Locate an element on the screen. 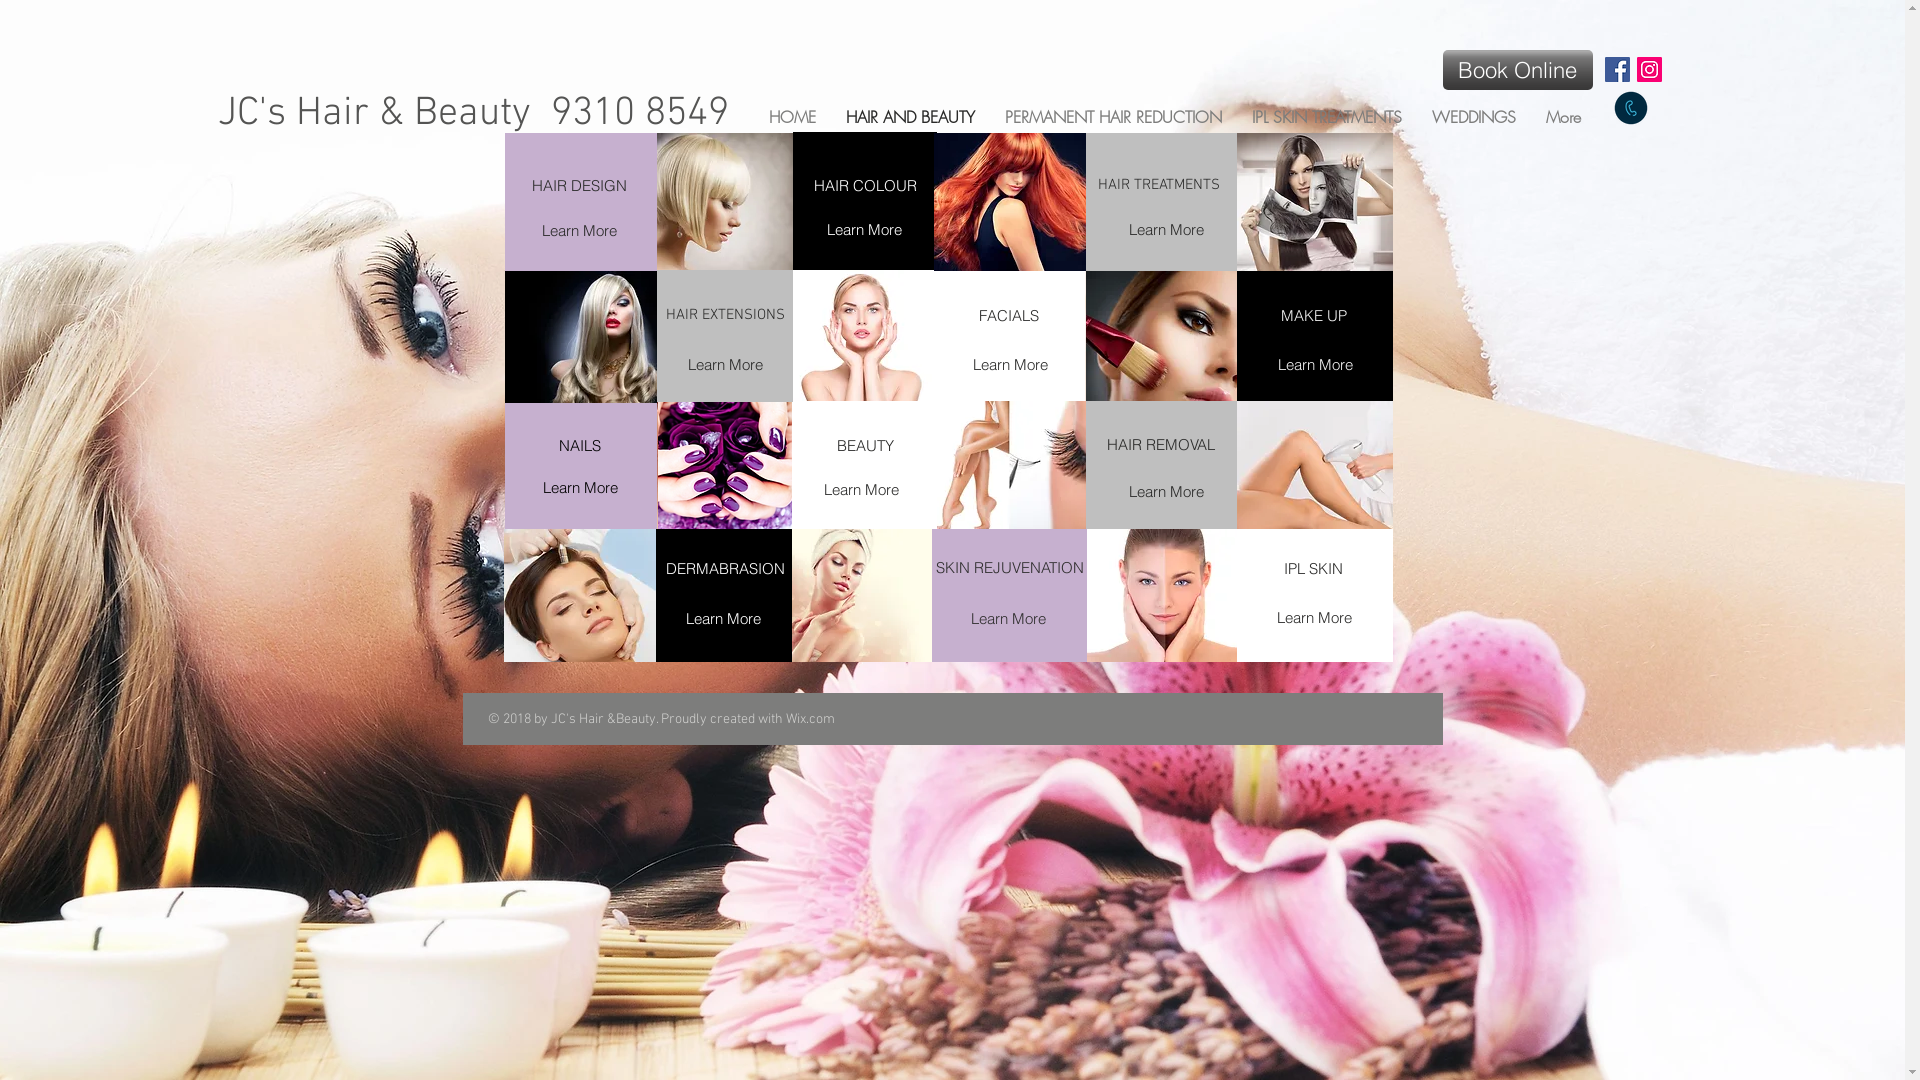 The image size is (1920, 1080). 'Learn More' is located at coordinates (724, 364).